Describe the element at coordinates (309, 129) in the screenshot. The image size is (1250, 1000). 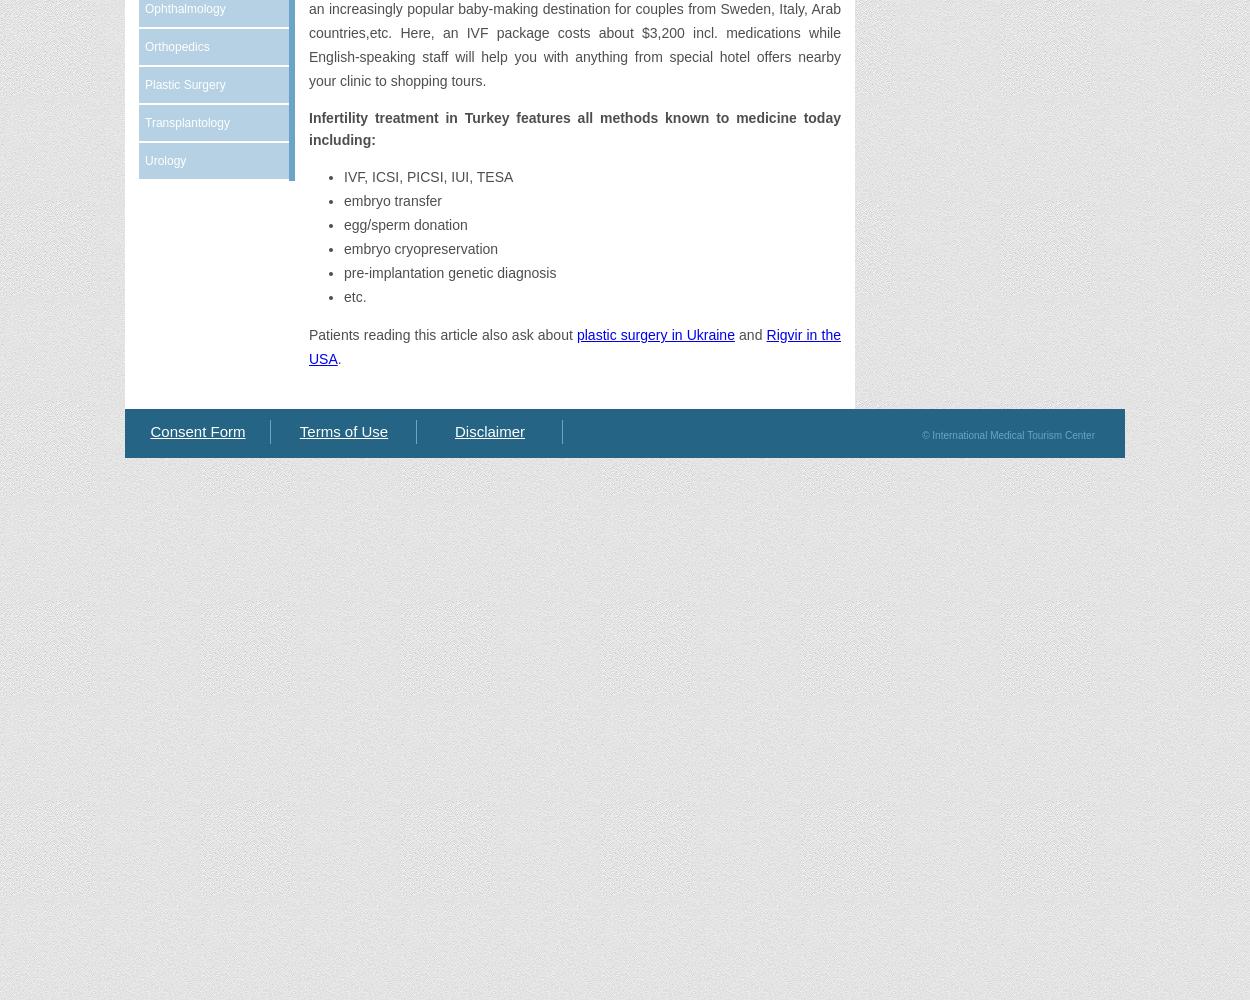
I see `'Infertility treatment in Turkey features all methods known to medicine today including:'` at that location.